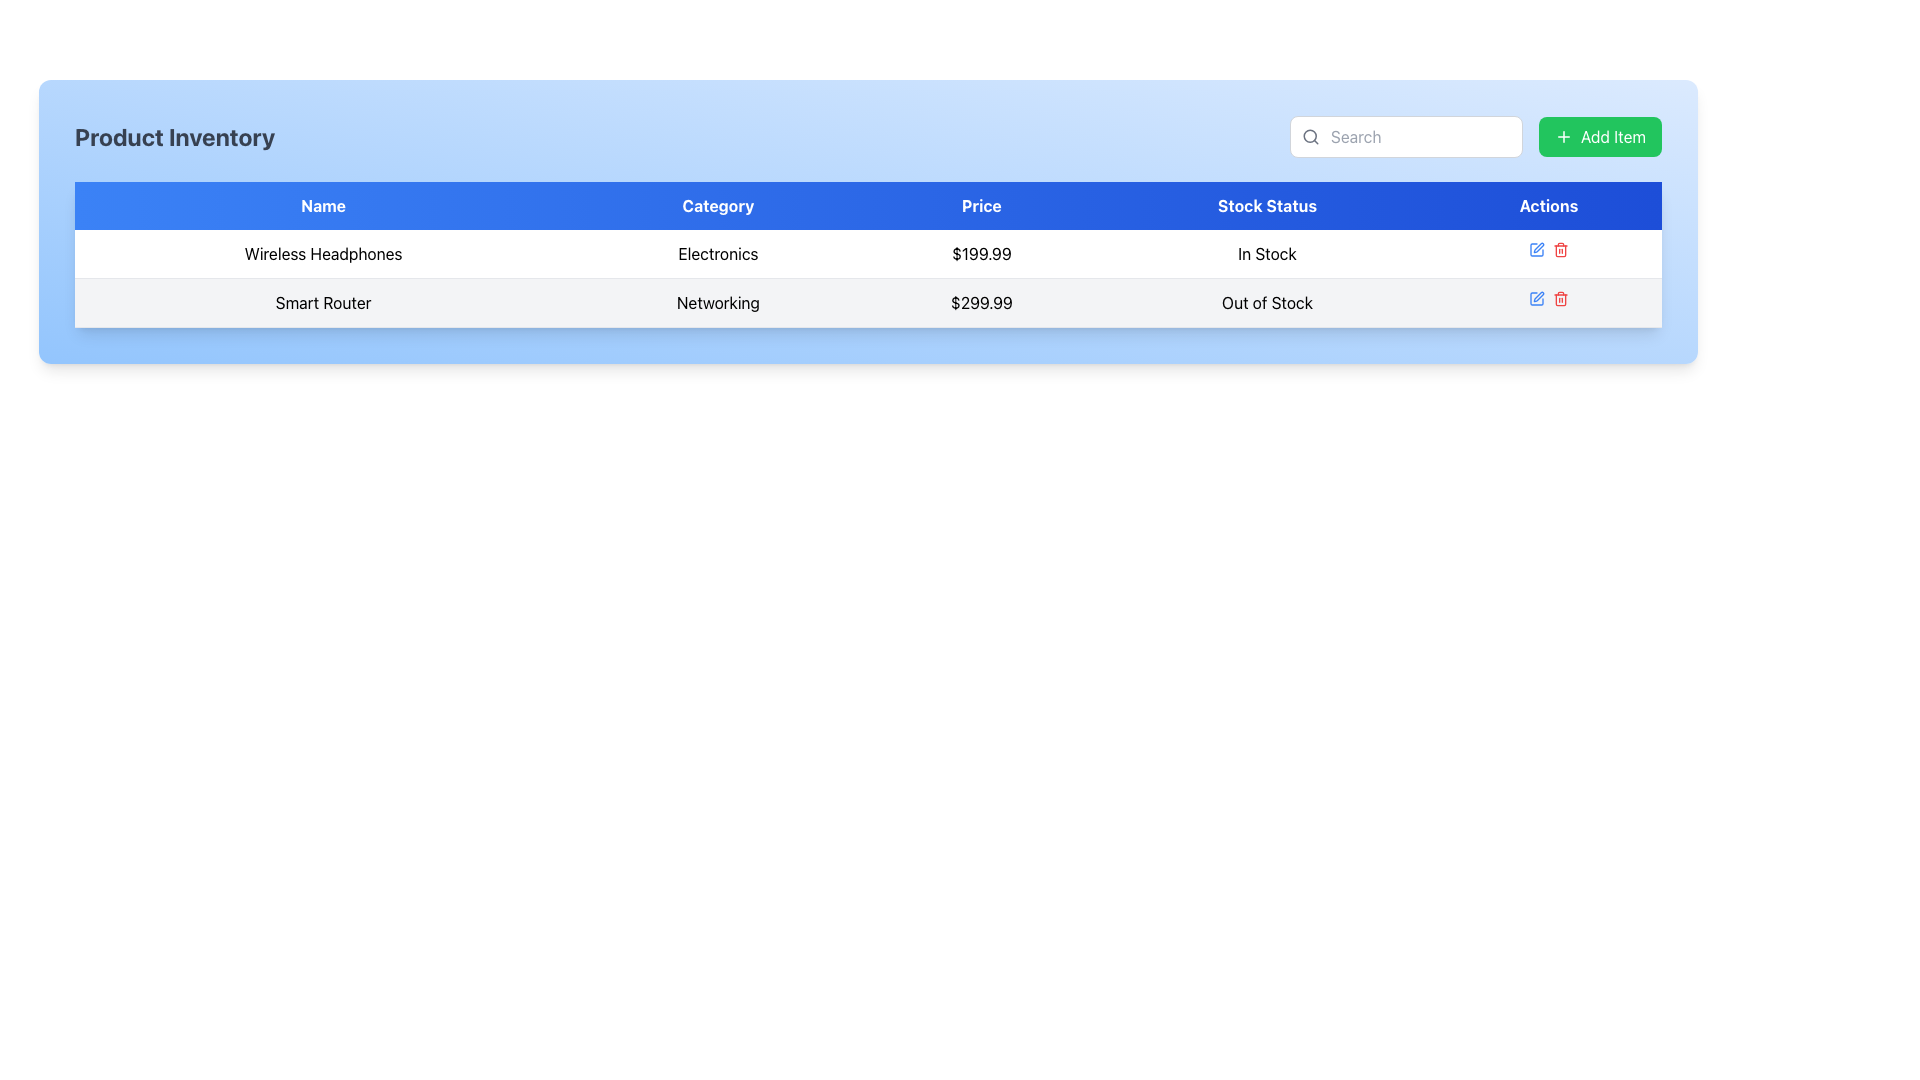 The width and height of the screenshot is (1920, 1080). I want to click on the text value of the table cell indicating the category 'Electronics' located in the second column of the first row of the product information data grid, so click(718, 253).